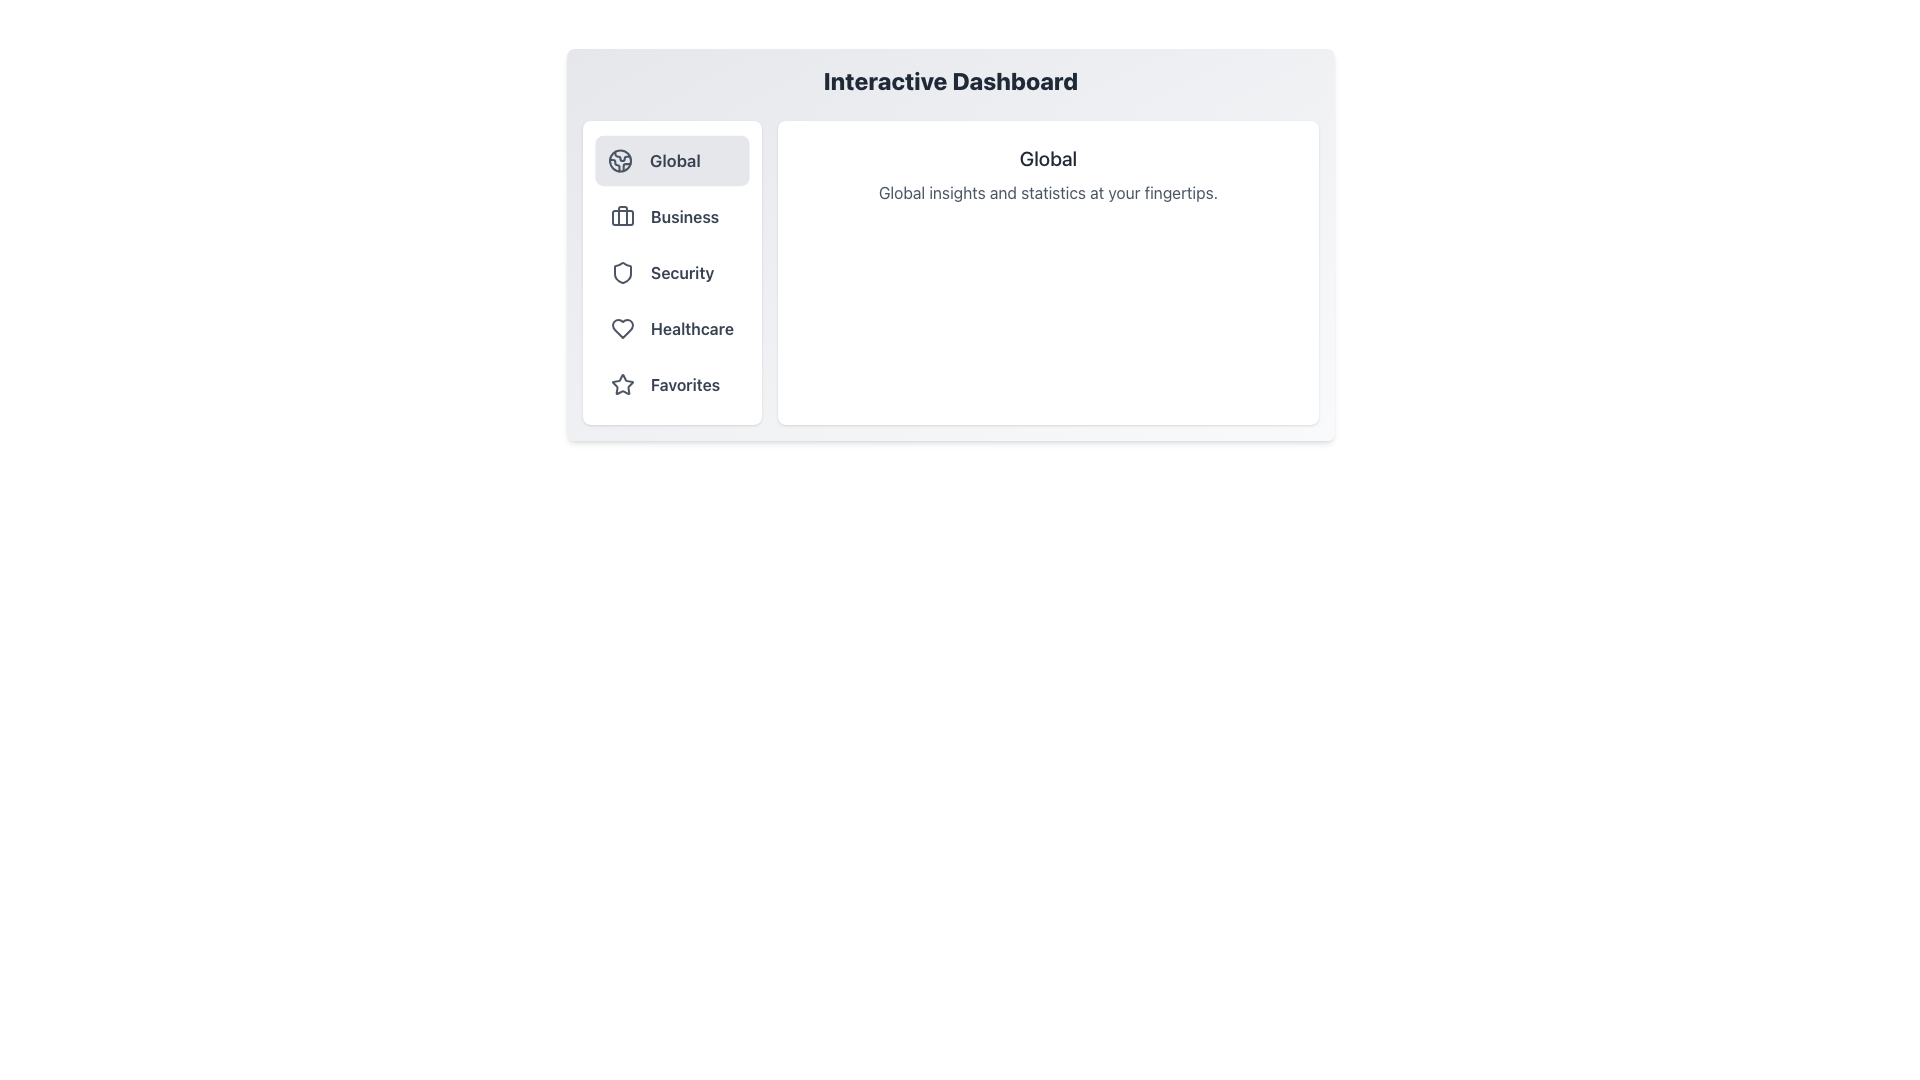 Image resolution: width=1920 pixels, height=1080 pixels. I want to click on the vertical line of the briefcase icon in the 'Business' section of the vertical navigation menu, which is part of the icon's graphical representation, so click(622, 216).